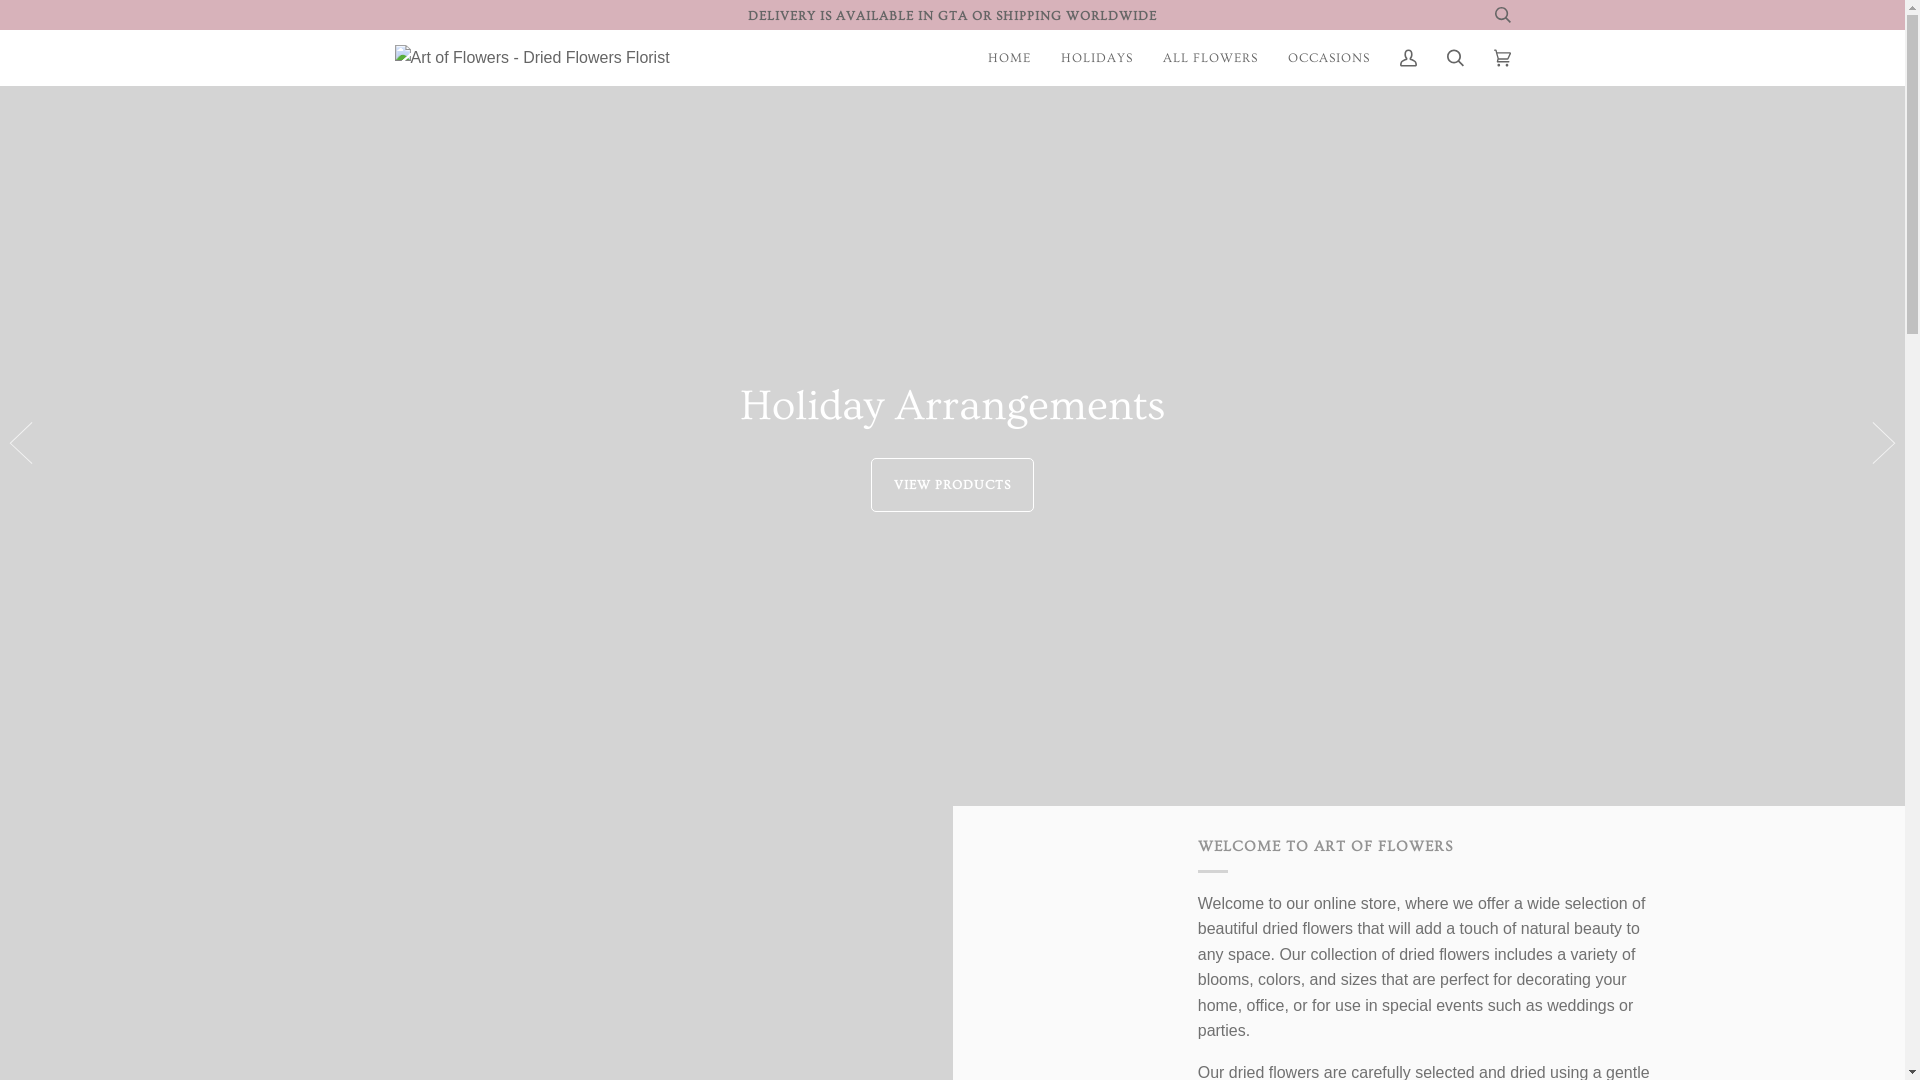  I want to click on 'ALL FLOWERS', so click(1147, 56).